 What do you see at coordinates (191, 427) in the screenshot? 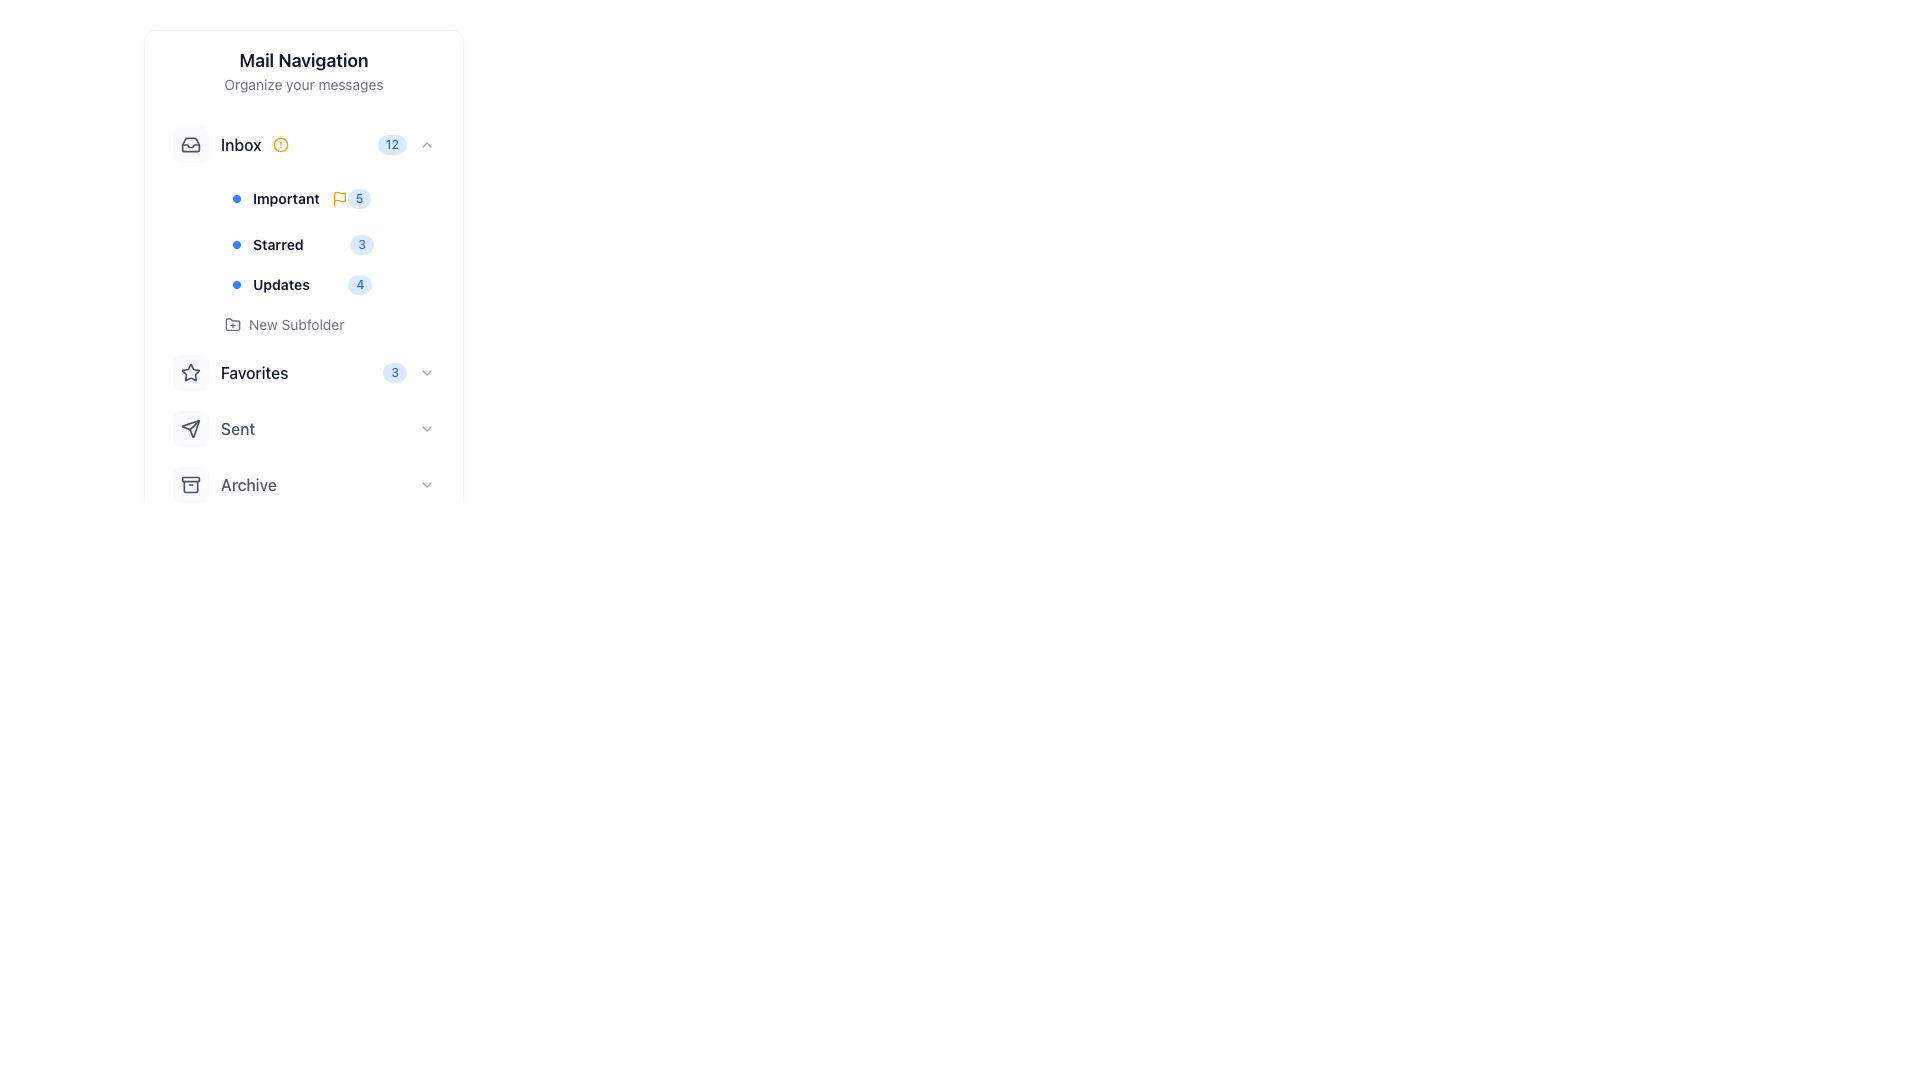
I see `the Icon Button that navigates to the 'Sent' folder in the mail application's navigation menu, located to the left of the 'Sent' text label in the 'Favorites' section` at bounding box center [191, 427].